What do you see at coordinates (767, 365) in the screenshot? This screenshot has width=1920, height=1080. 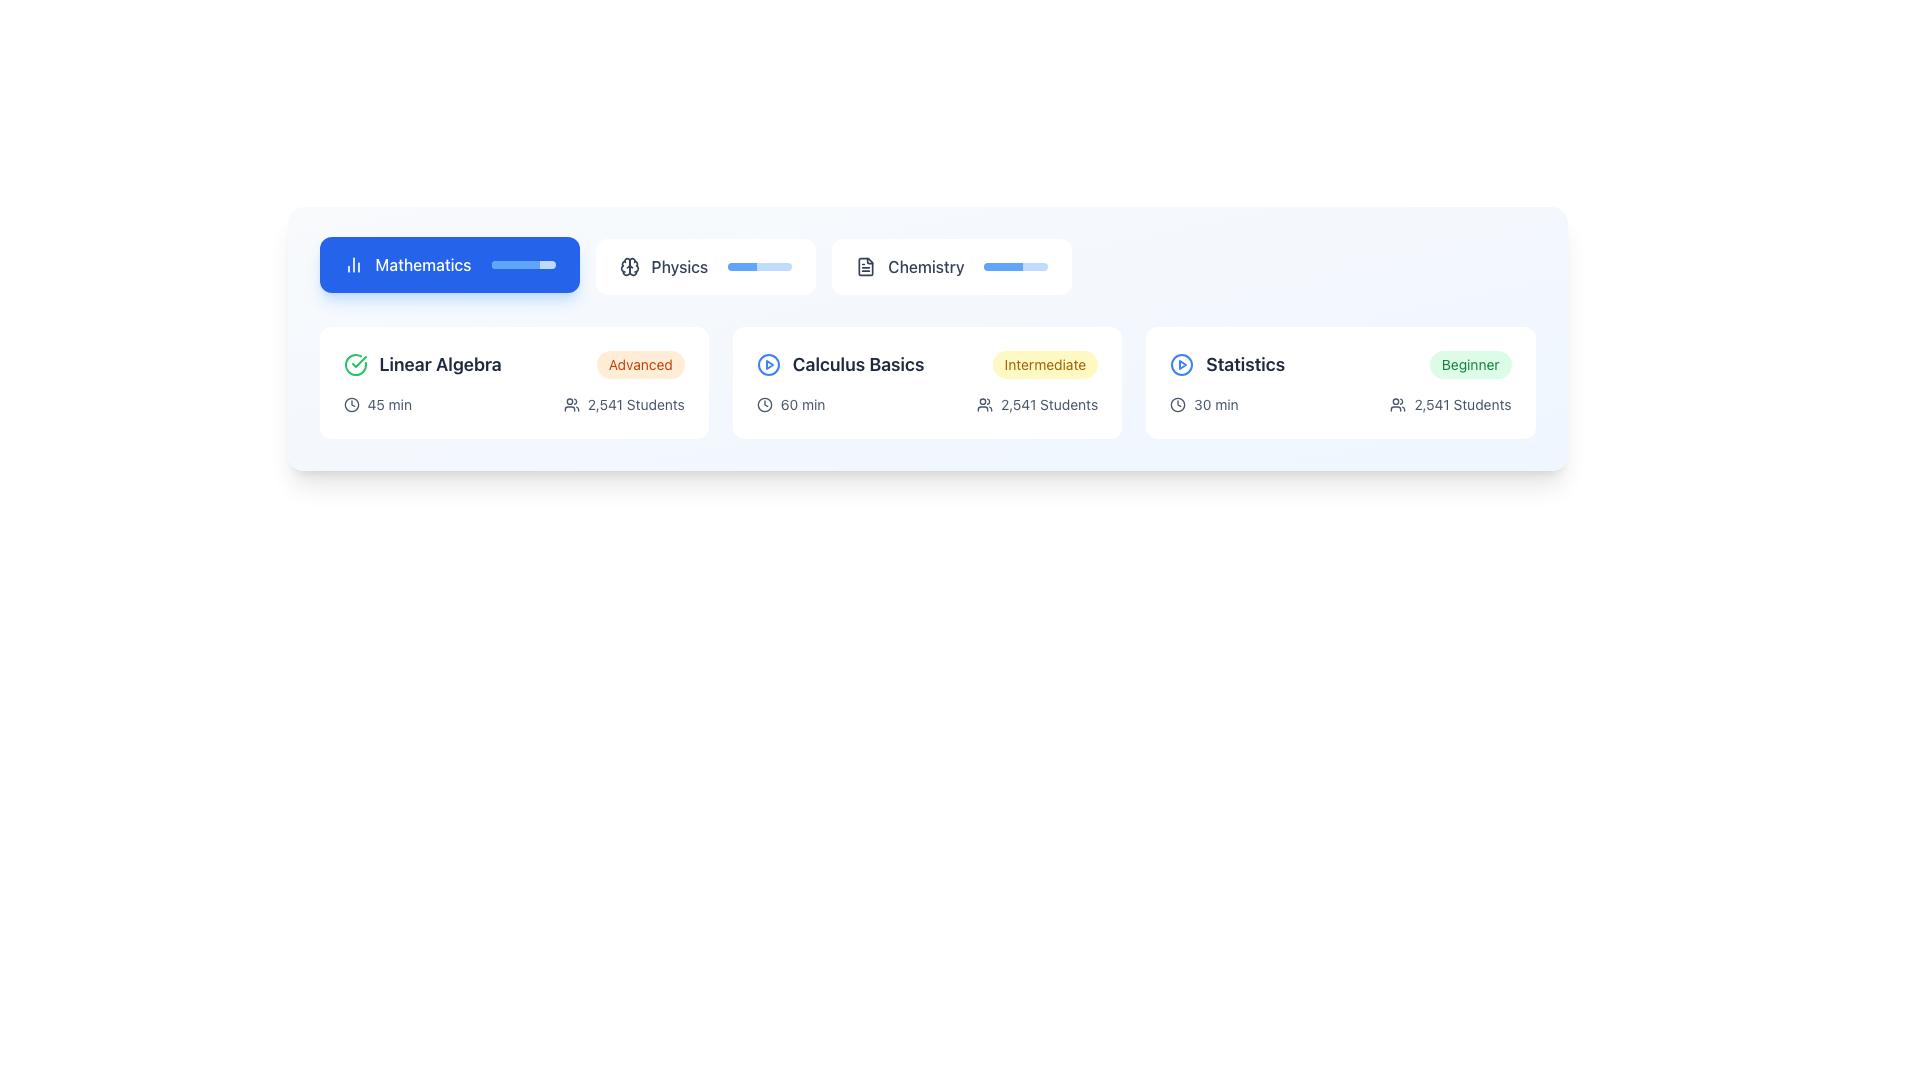 I see `the circular play button icon located to the left of the 'Calculus Basics' text label` at bounding box center [767, 365].